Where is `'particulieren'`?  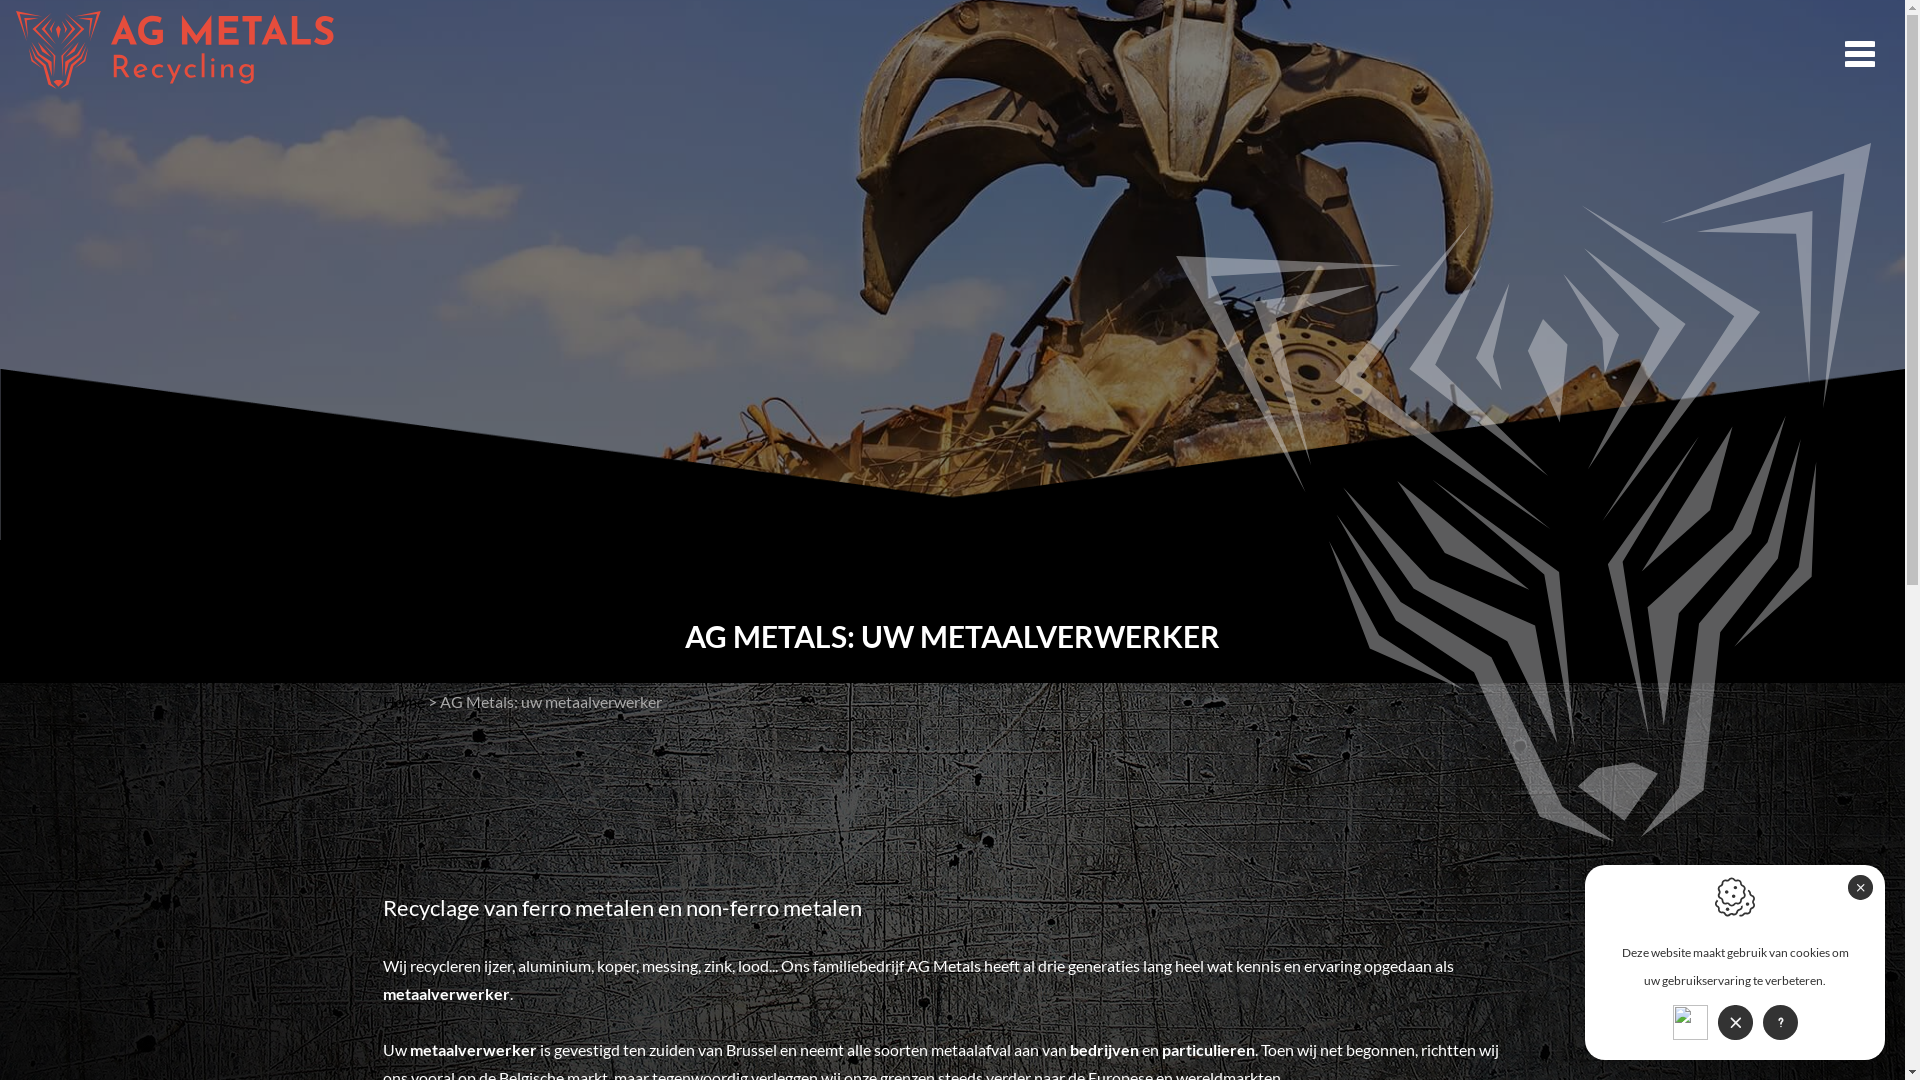 'particulieren' is located at coordinates (1207, 1048).